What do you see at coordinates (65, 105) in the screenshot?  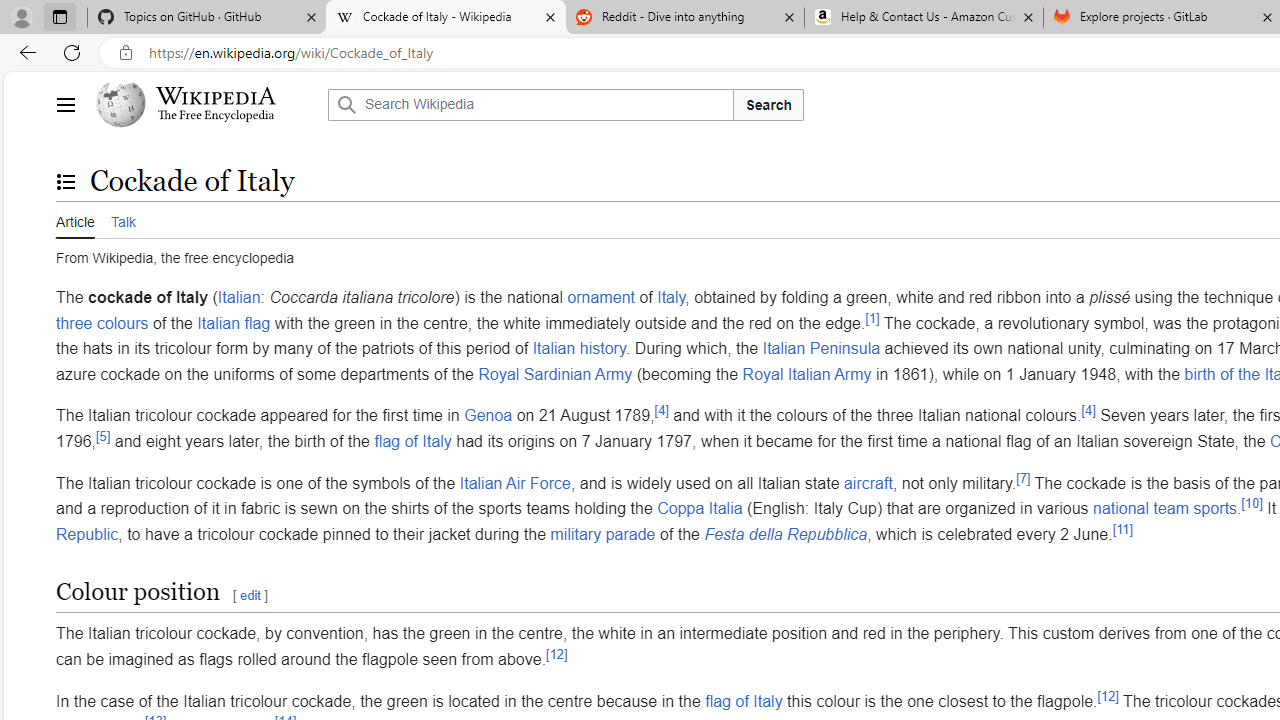 I see `'Main menu'` at bounding box center [65, 105].